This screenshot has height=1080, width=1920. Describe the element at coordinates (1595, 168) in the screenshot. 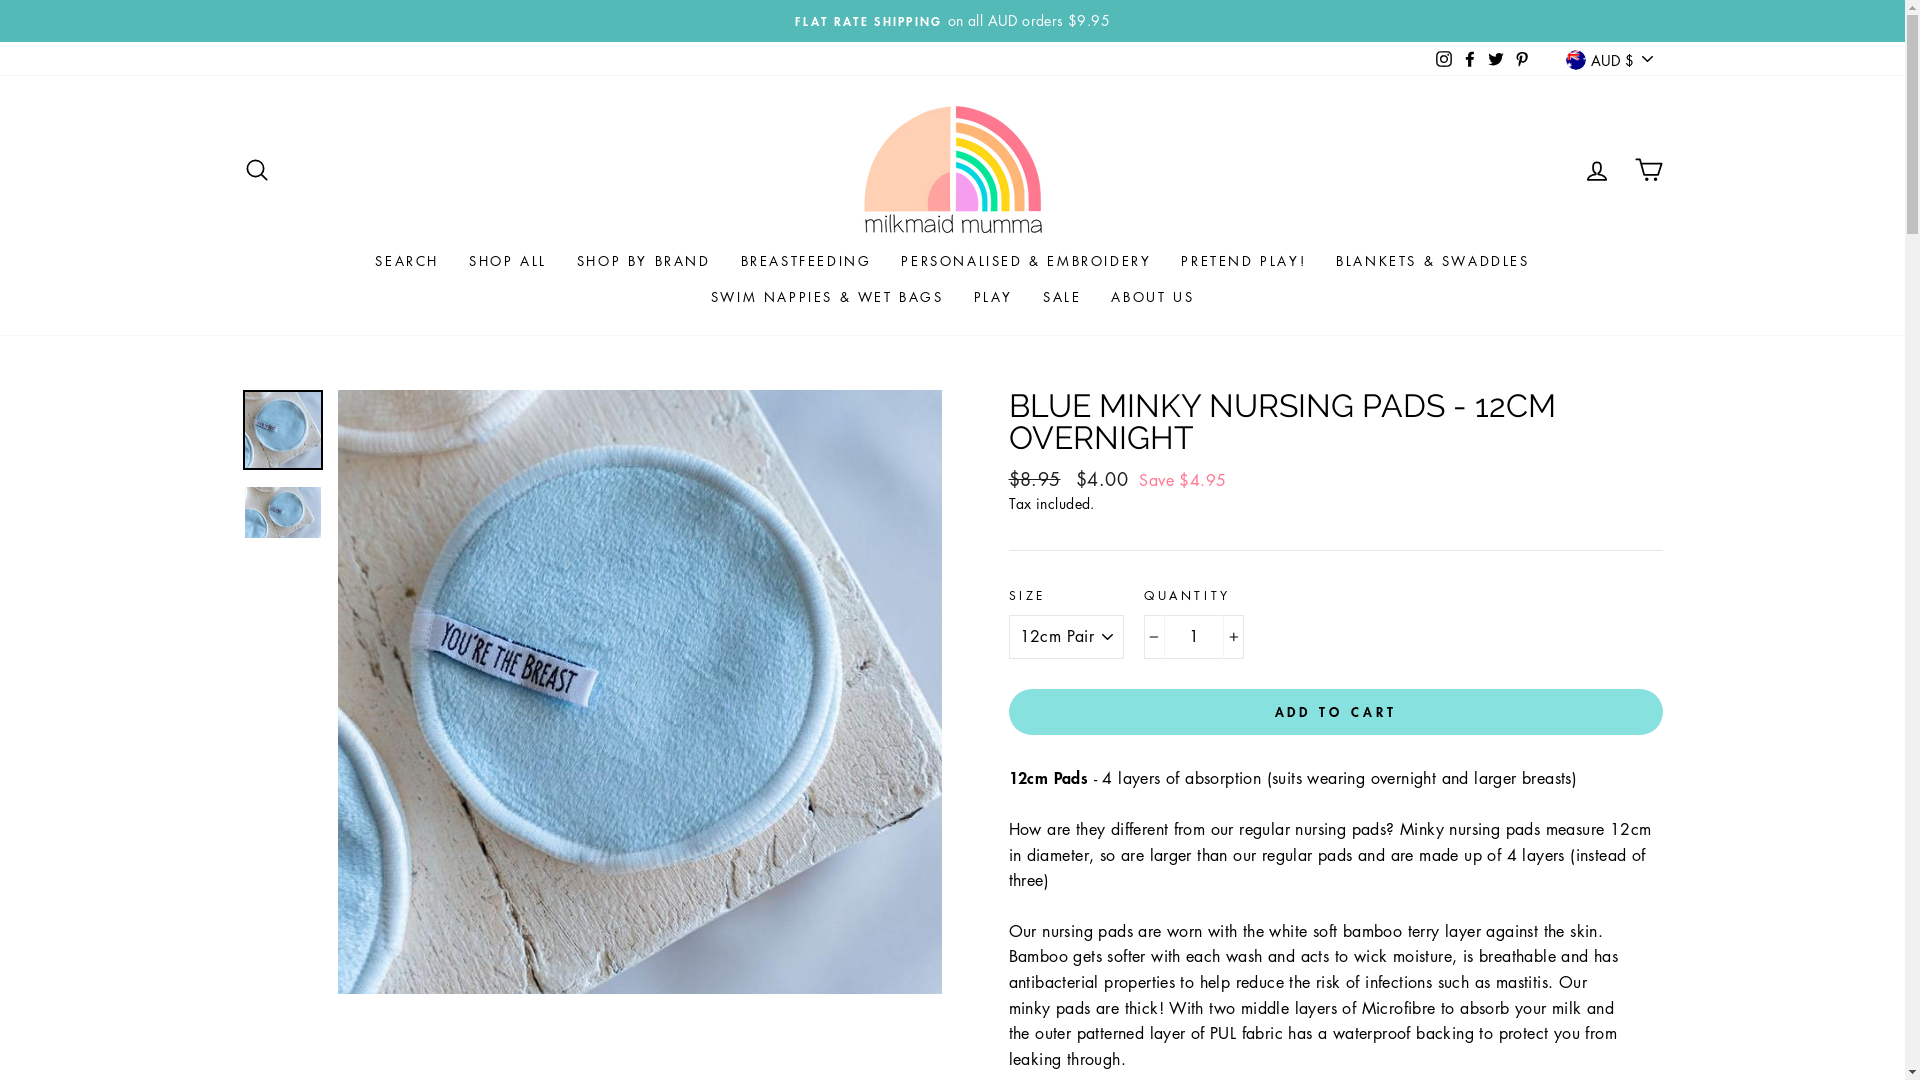

I see `'LOG IN'` at that location.